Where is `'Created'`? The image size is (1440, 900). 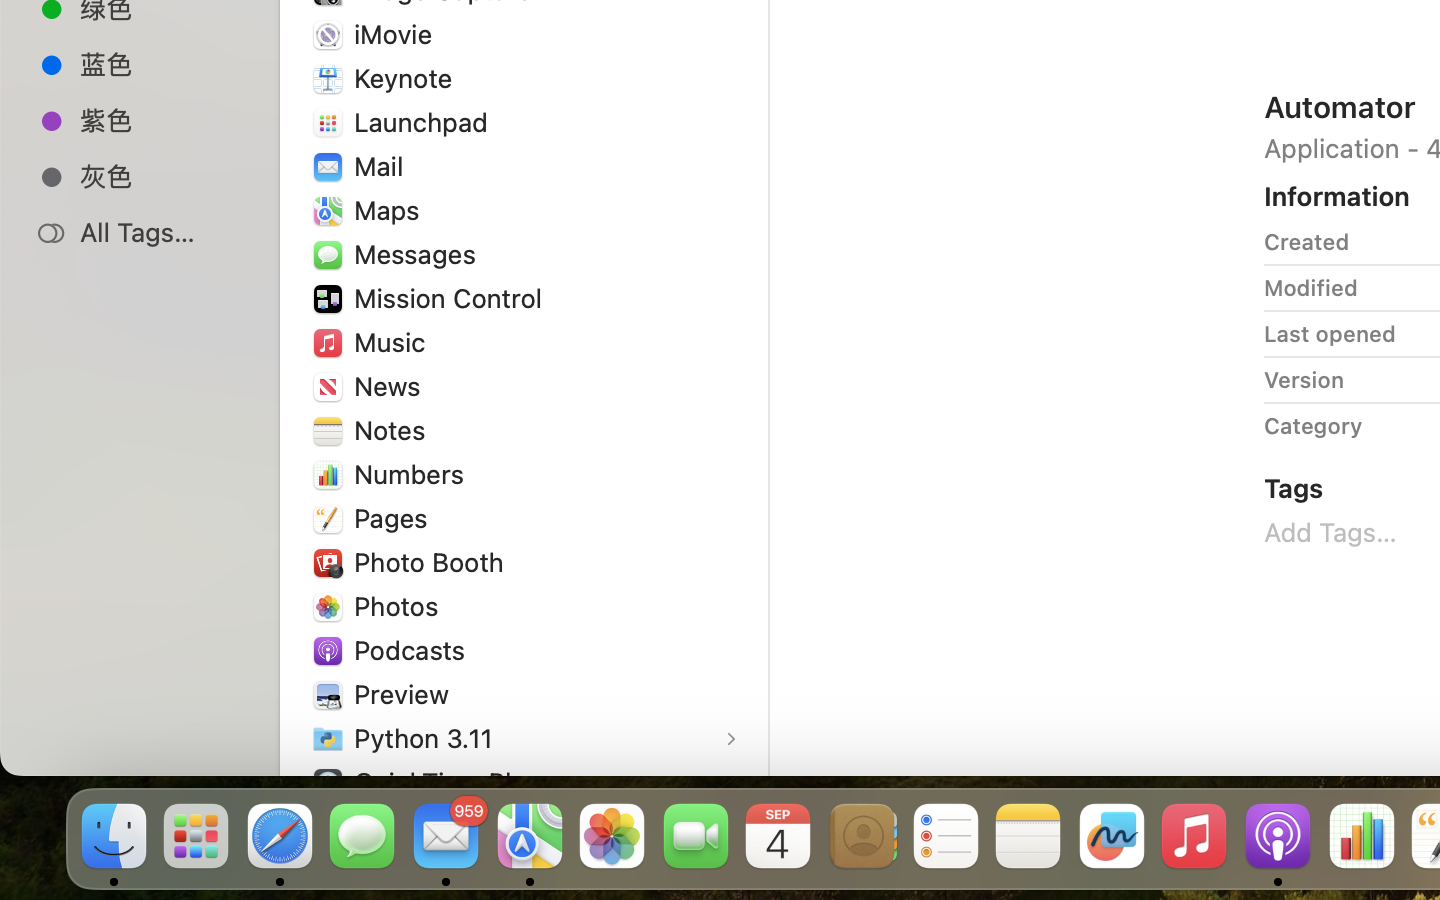 'Created' is located at coordinates (1306, 241).